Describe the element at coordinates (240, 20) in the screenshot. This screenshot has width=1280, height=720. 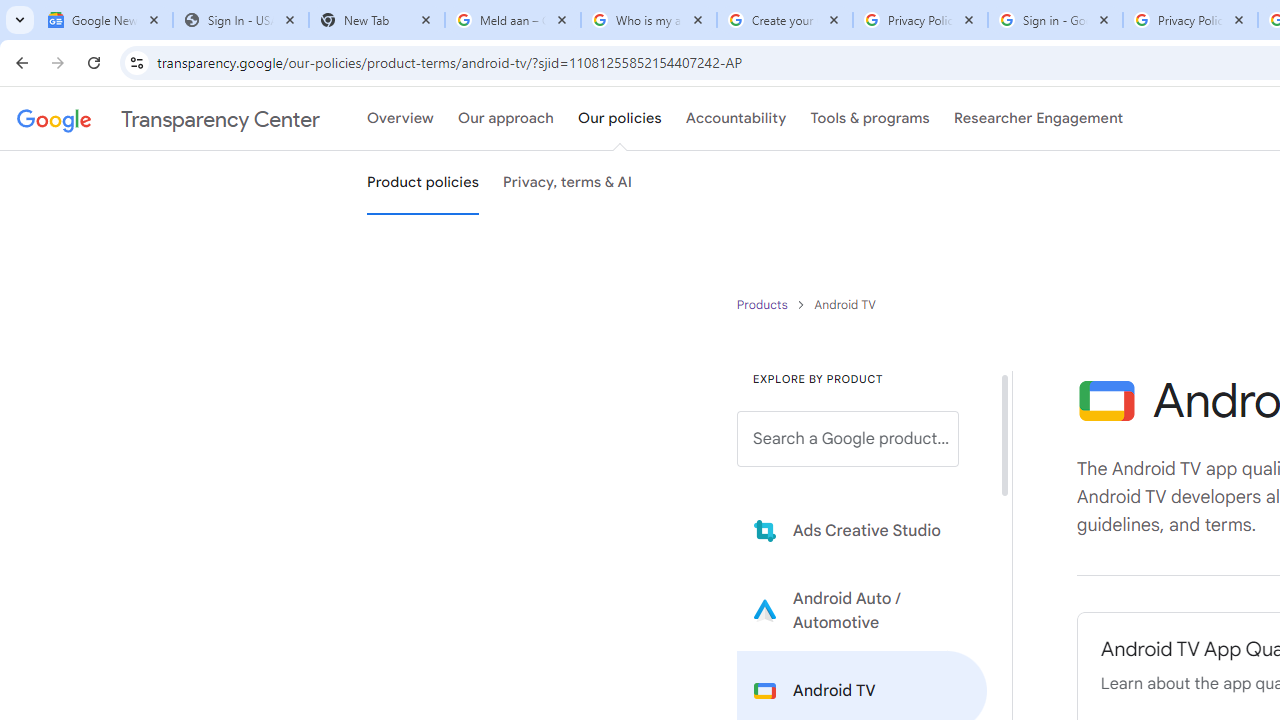
I see `'Sign In - USA TODAY'` at that location.